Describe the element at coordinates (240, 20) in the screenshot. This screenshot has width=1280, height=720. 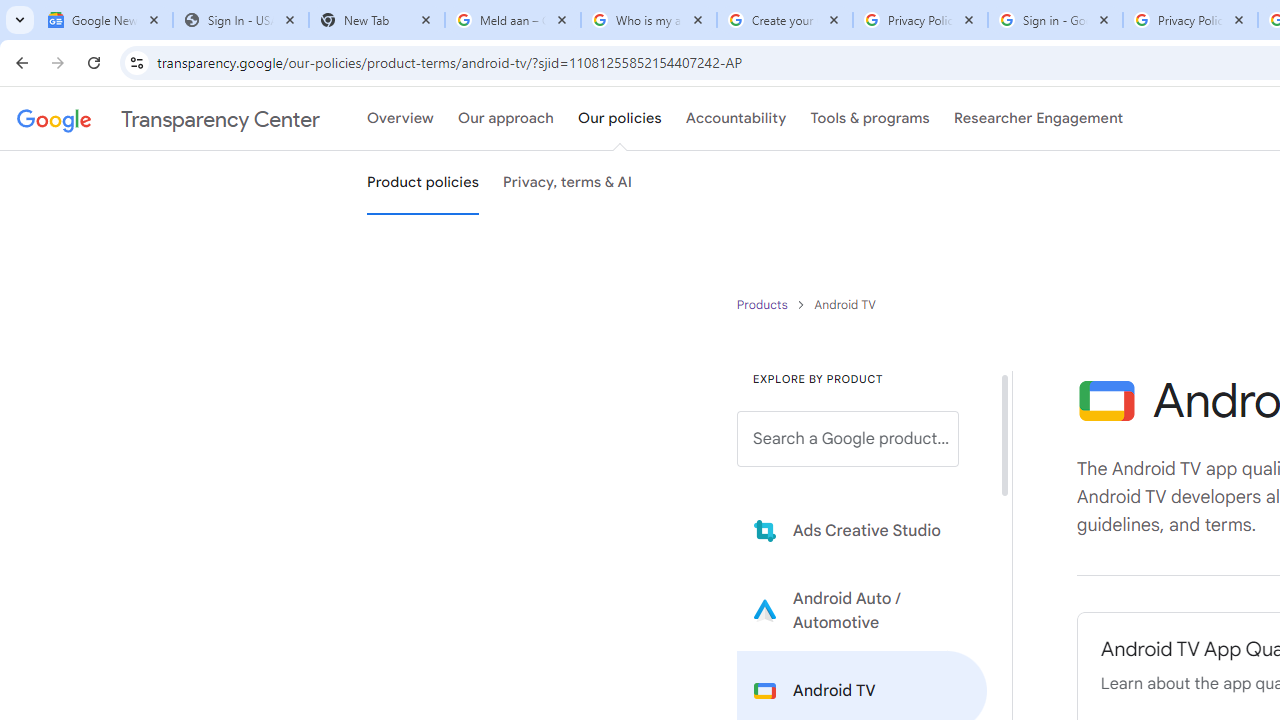
I see `'Sign In - USA TODAY'` at that location.